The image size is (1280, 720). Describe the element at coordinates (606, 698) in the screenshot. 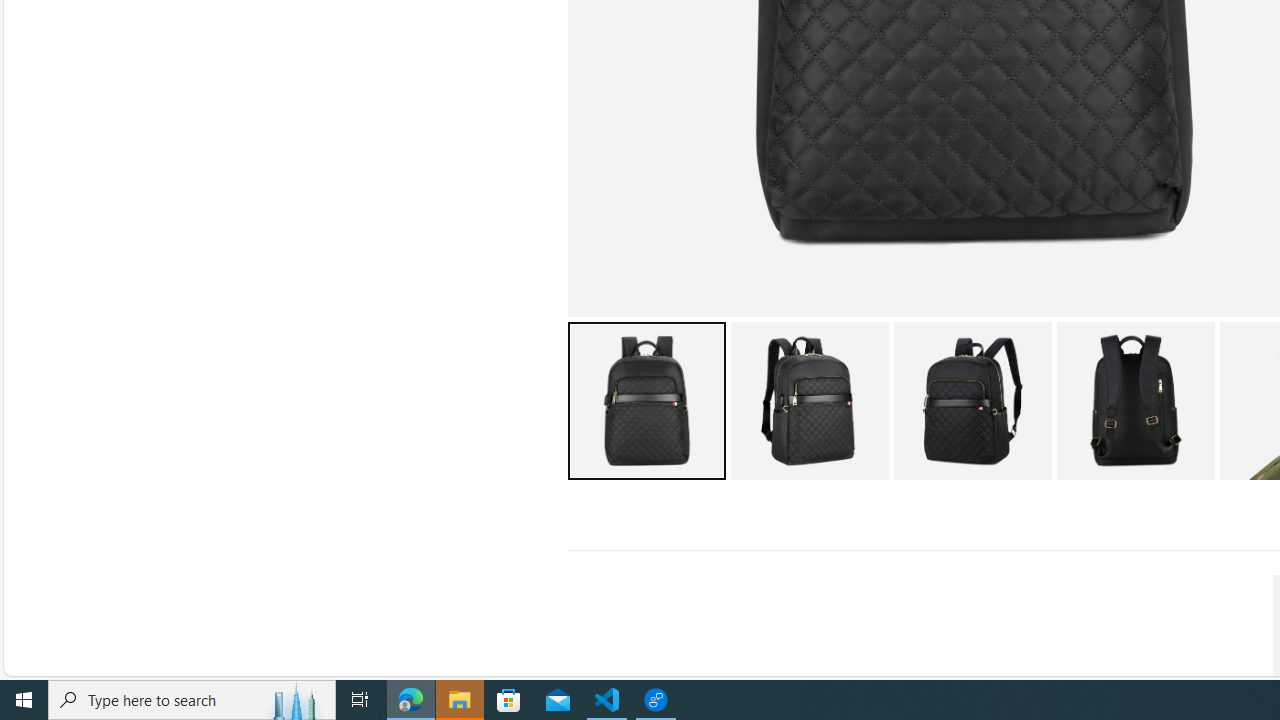

I see `'Visual Studio Code - 1 running window'` at that location.